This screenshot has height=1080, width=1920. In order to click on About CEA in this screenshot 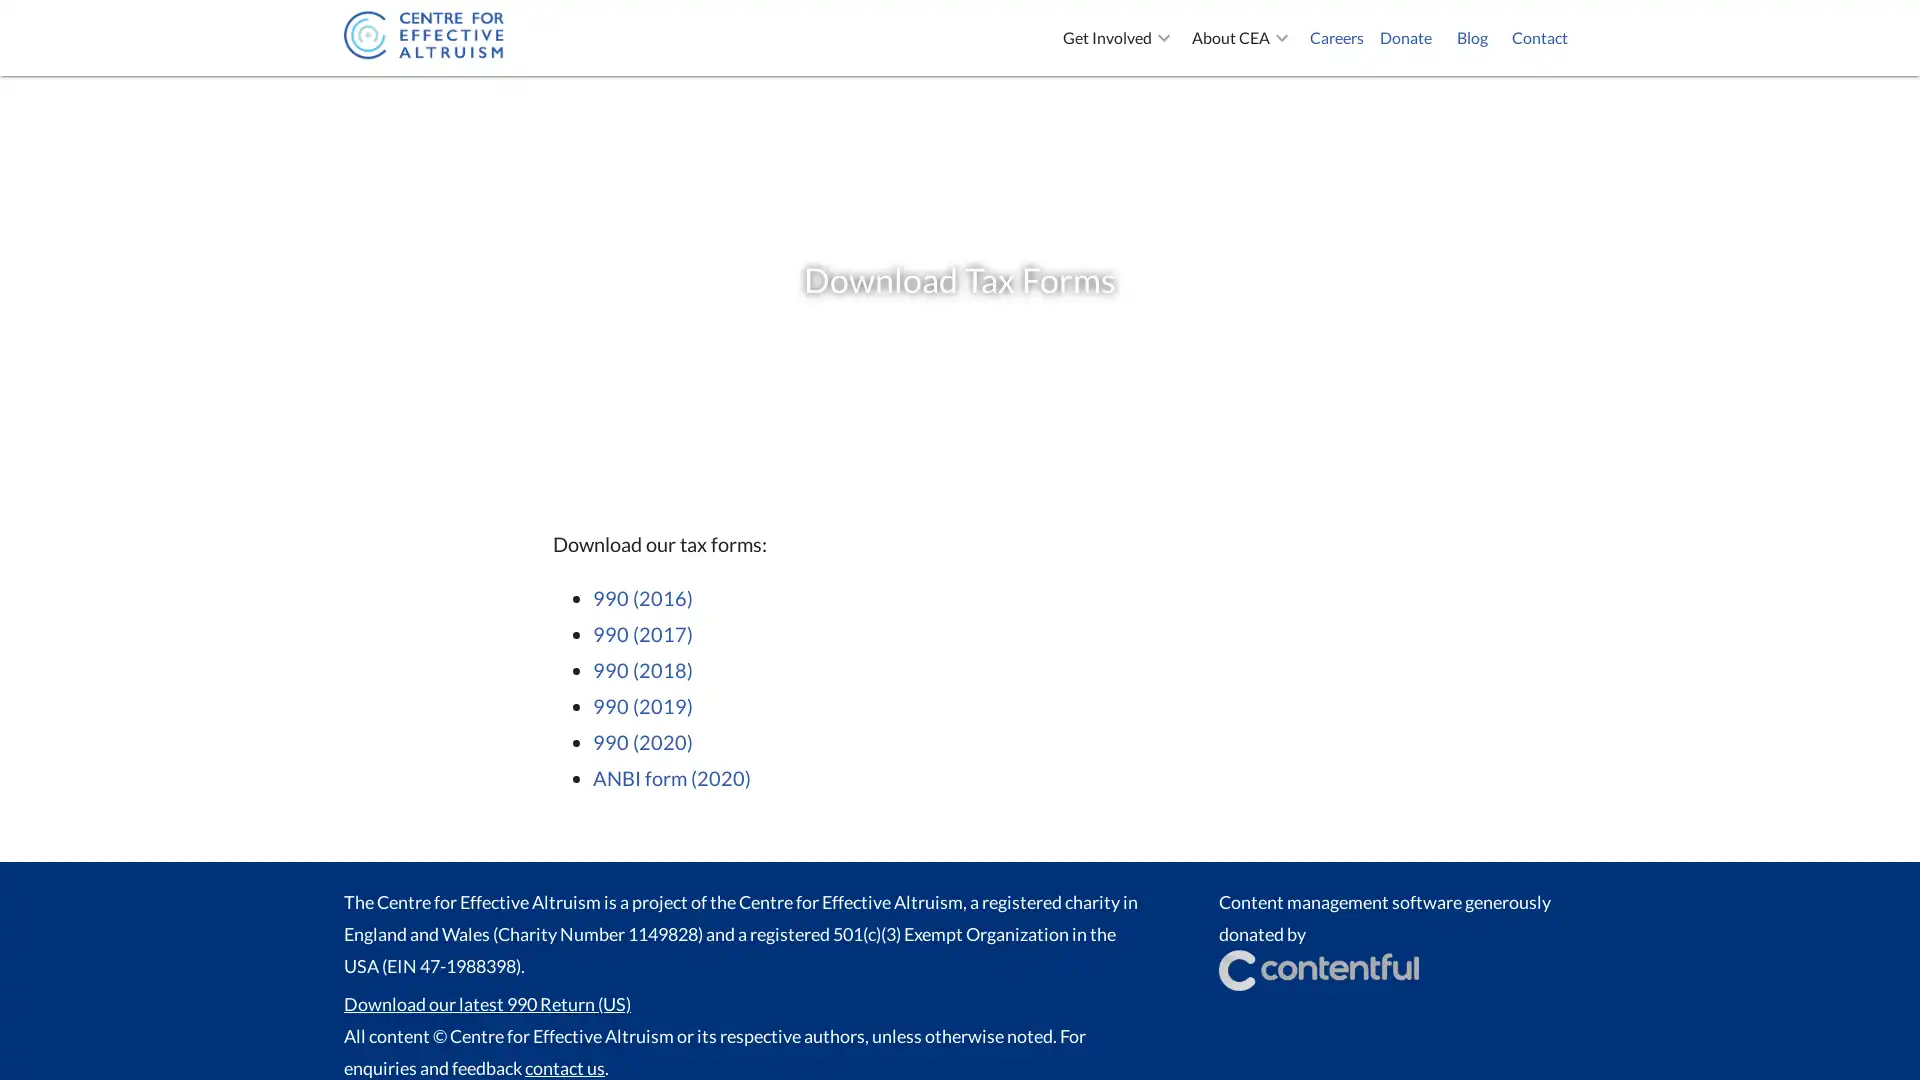, I will do `click(1242, 38)`.